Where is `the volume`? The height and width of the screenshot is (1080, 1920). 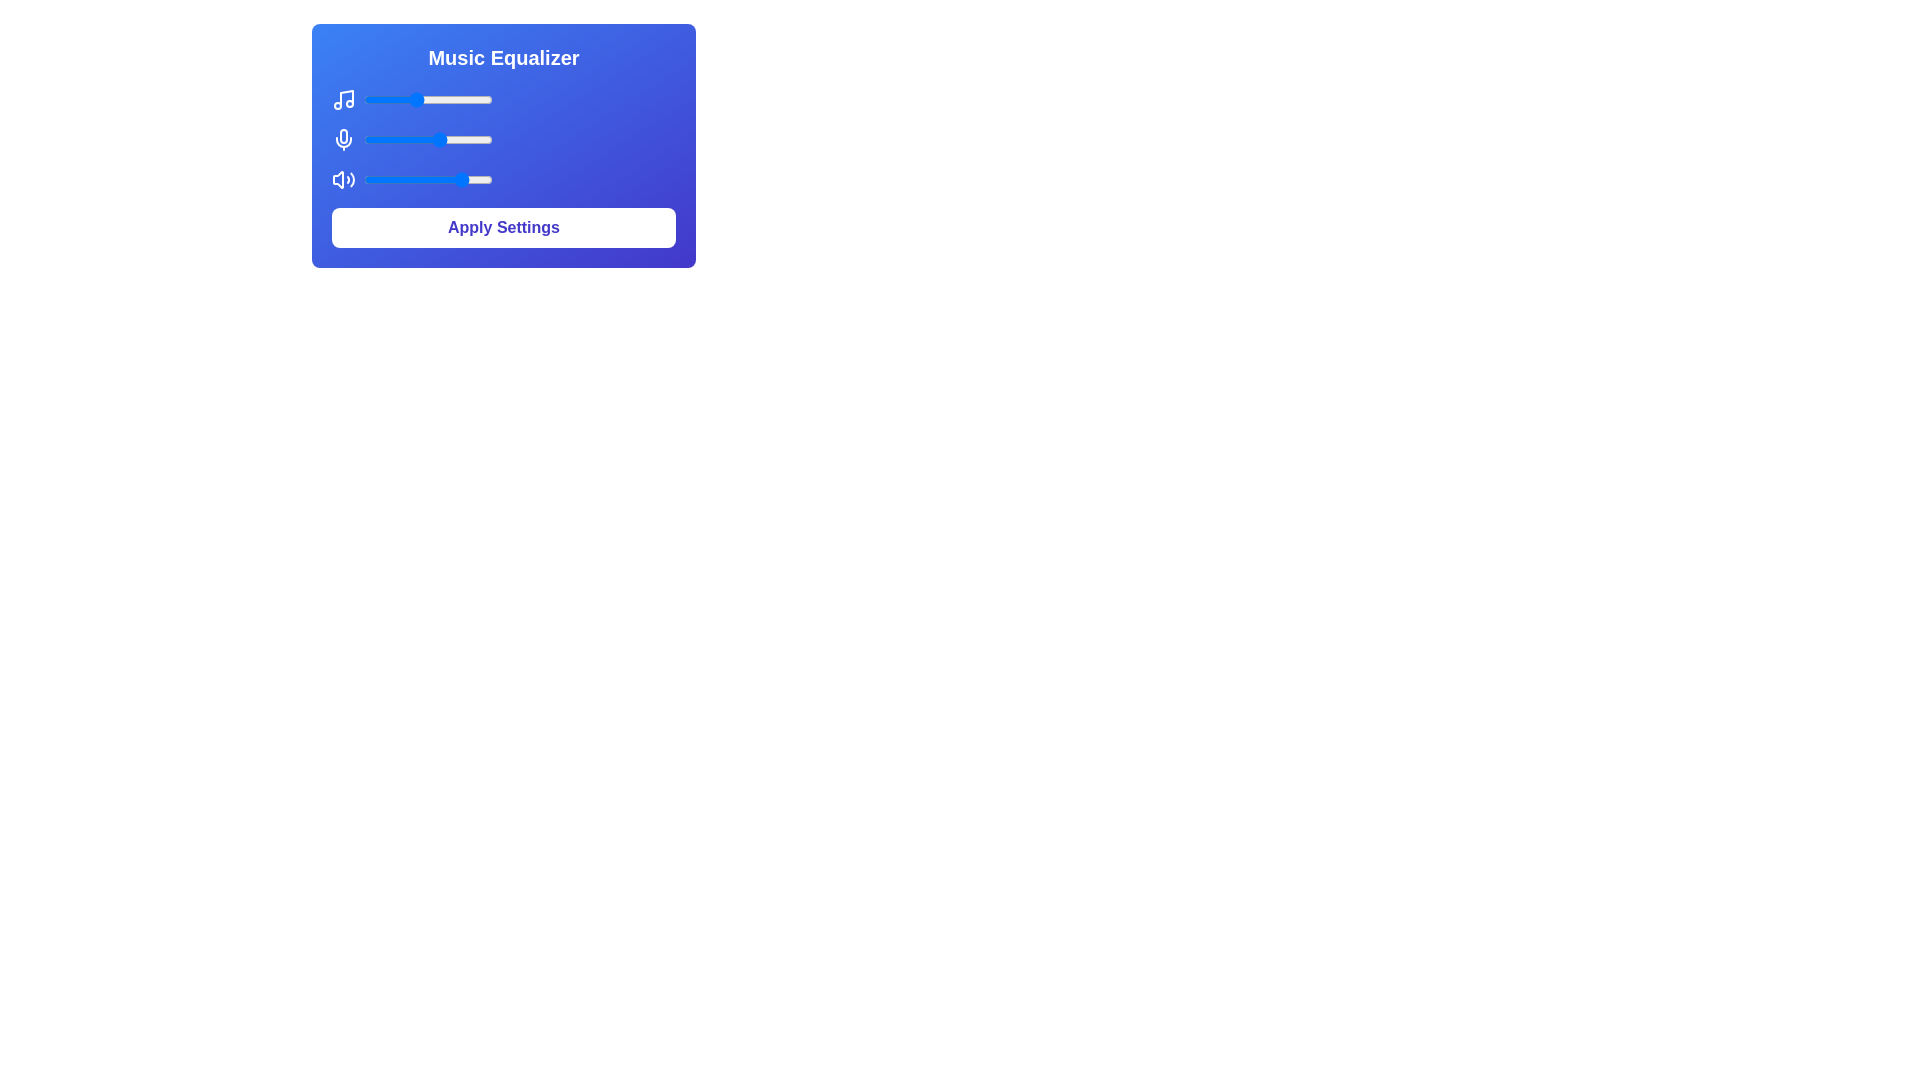
the volume is located at coordinates (417, 180).